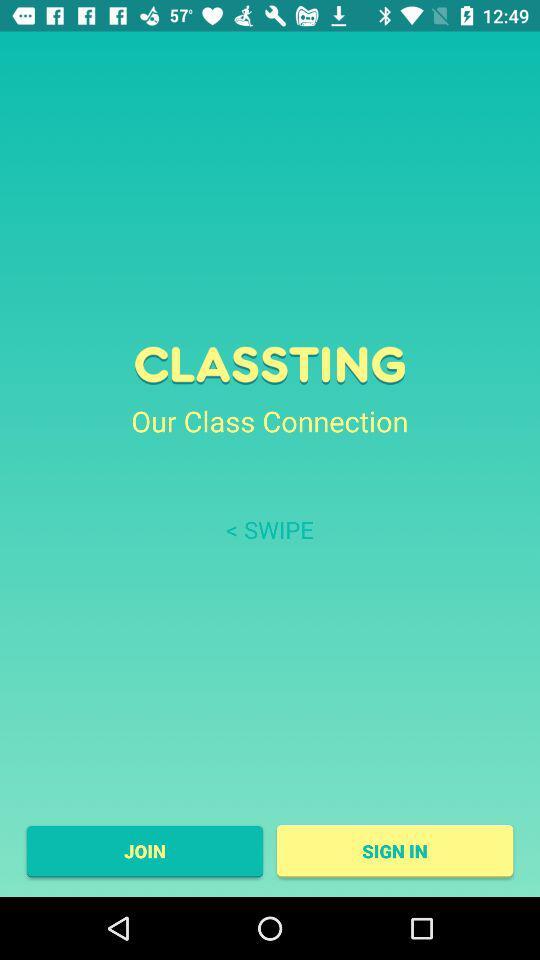 The height and width of the screenshot is (960, 540). What do you see at coordinates (395, 850) in the screenshot?
I see `item to the right of the join item` at bounding box center [395, 850].